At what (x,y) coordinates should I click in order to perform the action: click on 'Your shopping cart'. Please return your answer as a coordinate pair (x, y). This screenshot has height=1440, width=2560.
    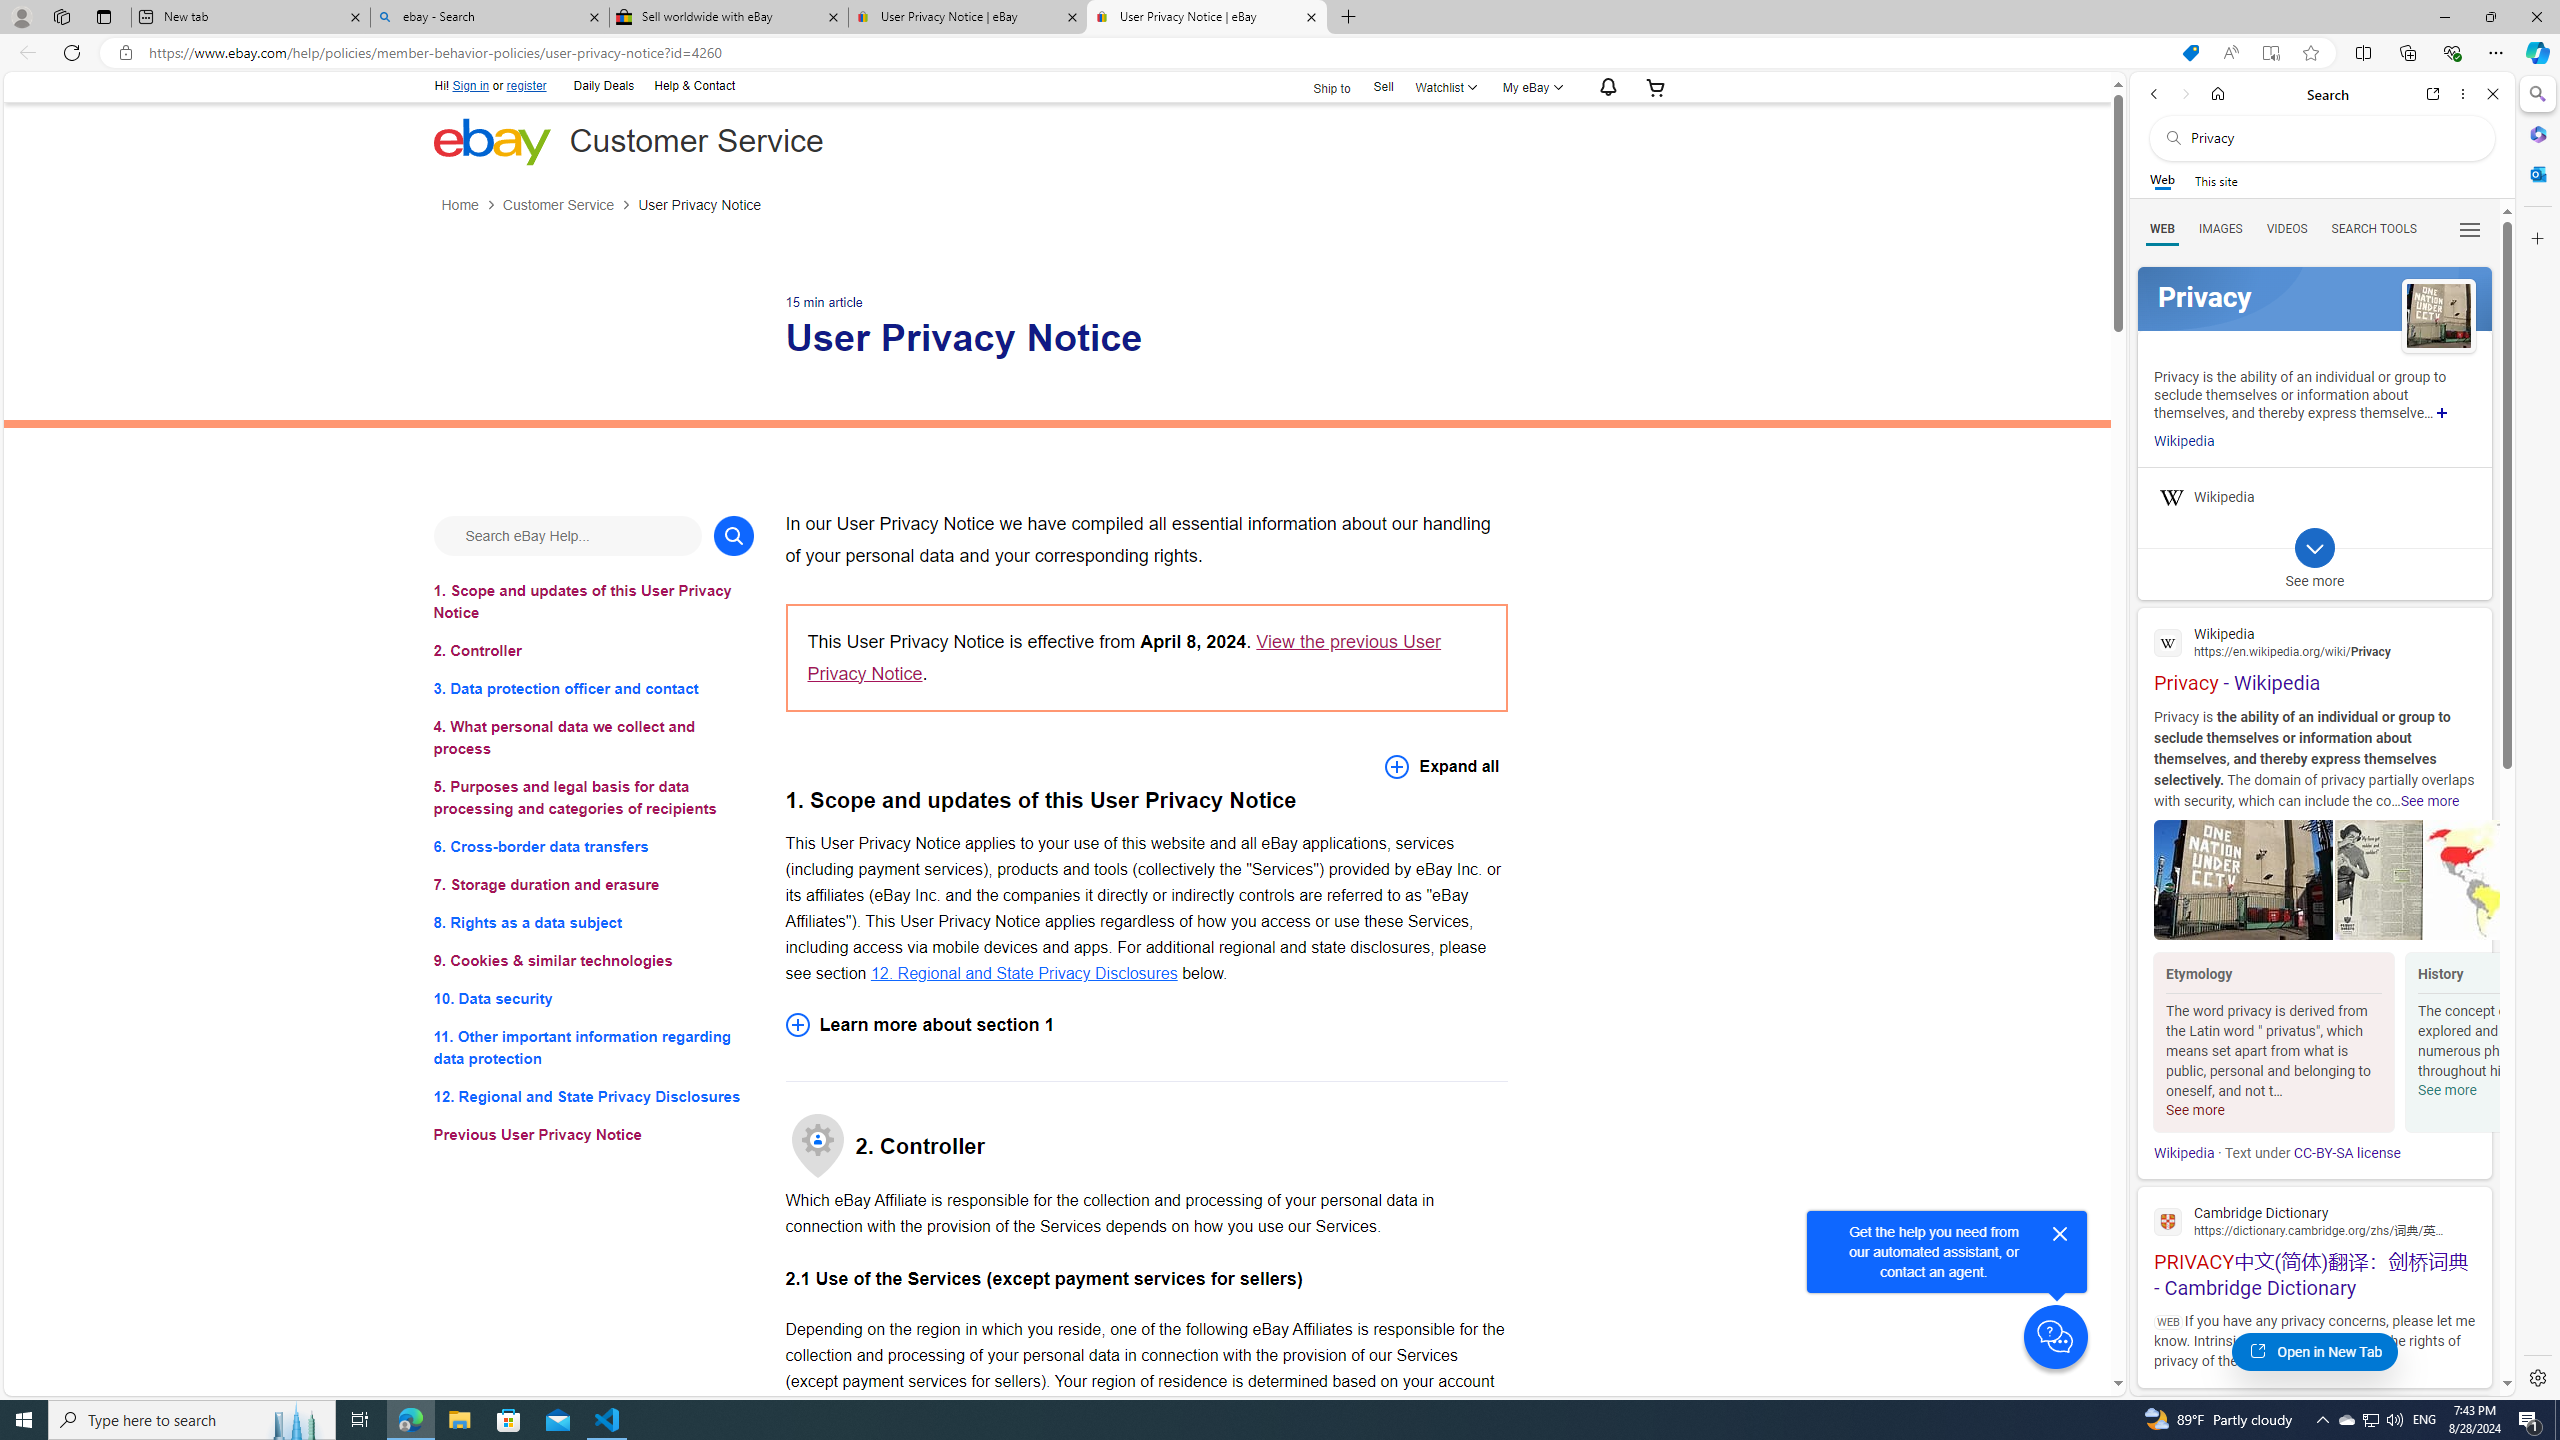
    Looking at the image, I should click on (1655, 87).